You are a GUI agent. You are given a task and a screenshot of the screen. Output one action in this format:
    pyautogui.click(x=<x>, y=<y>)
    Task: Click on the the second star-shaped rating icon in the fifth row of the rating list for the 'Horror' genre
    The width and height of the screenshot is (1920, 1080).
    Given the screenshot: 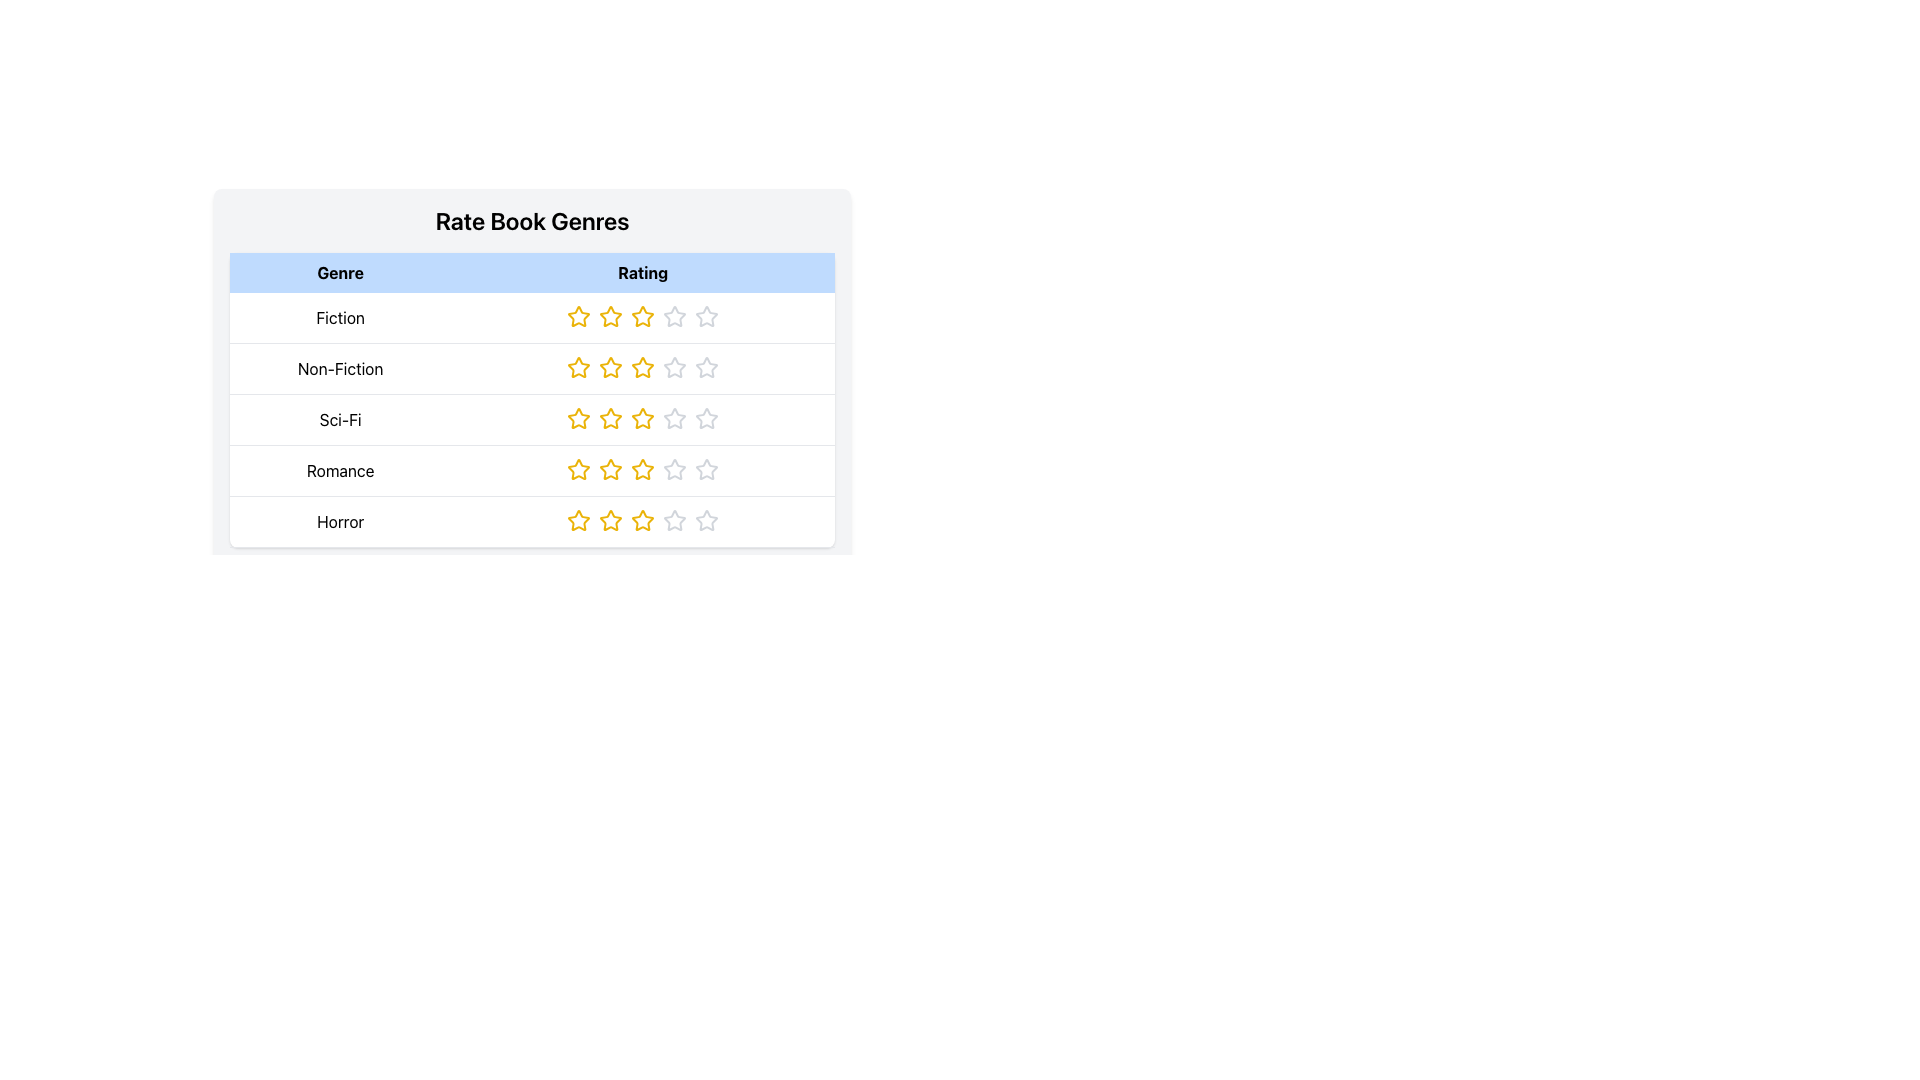 What is the action you would take?
    pyautogui.click(x=610, y=519)
    